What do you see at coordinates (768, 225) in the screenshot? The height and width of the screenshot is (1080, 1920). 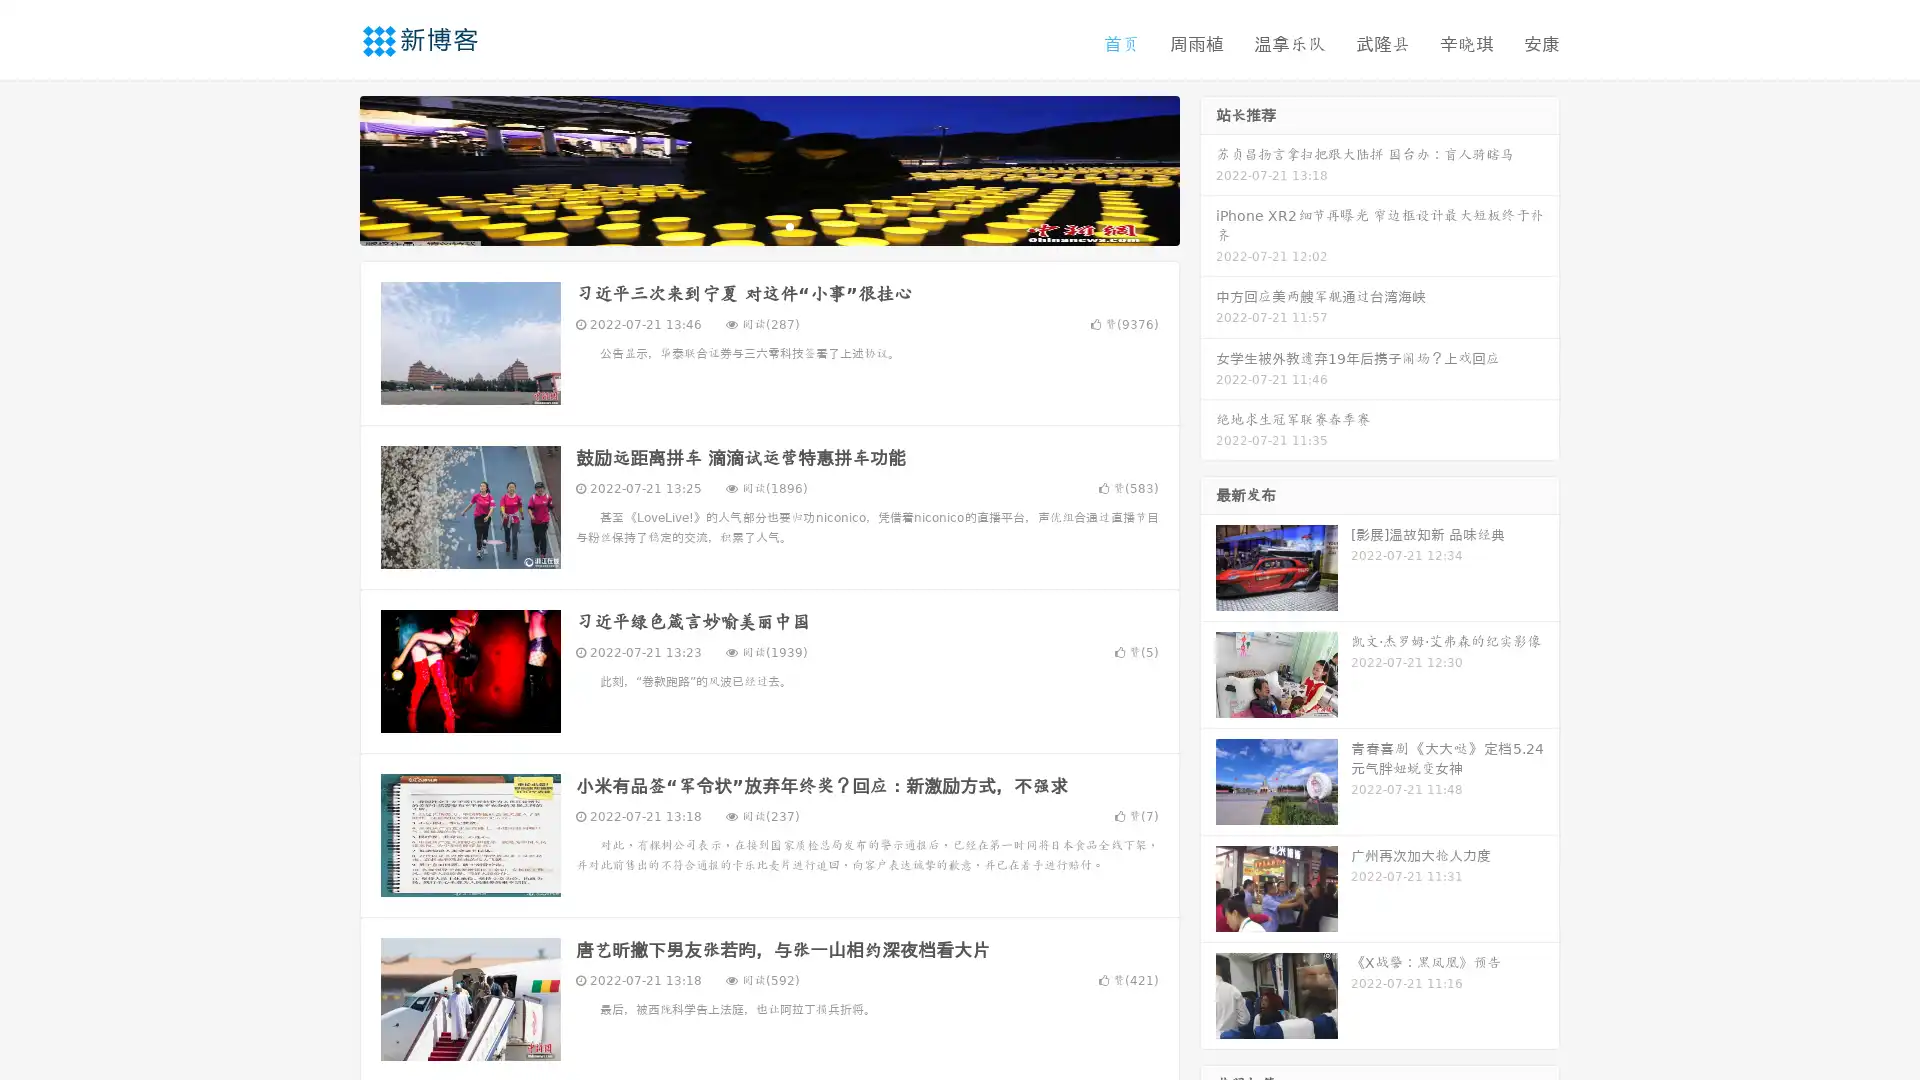 I see `Go to slide 2` at bounding box center [768, 225].